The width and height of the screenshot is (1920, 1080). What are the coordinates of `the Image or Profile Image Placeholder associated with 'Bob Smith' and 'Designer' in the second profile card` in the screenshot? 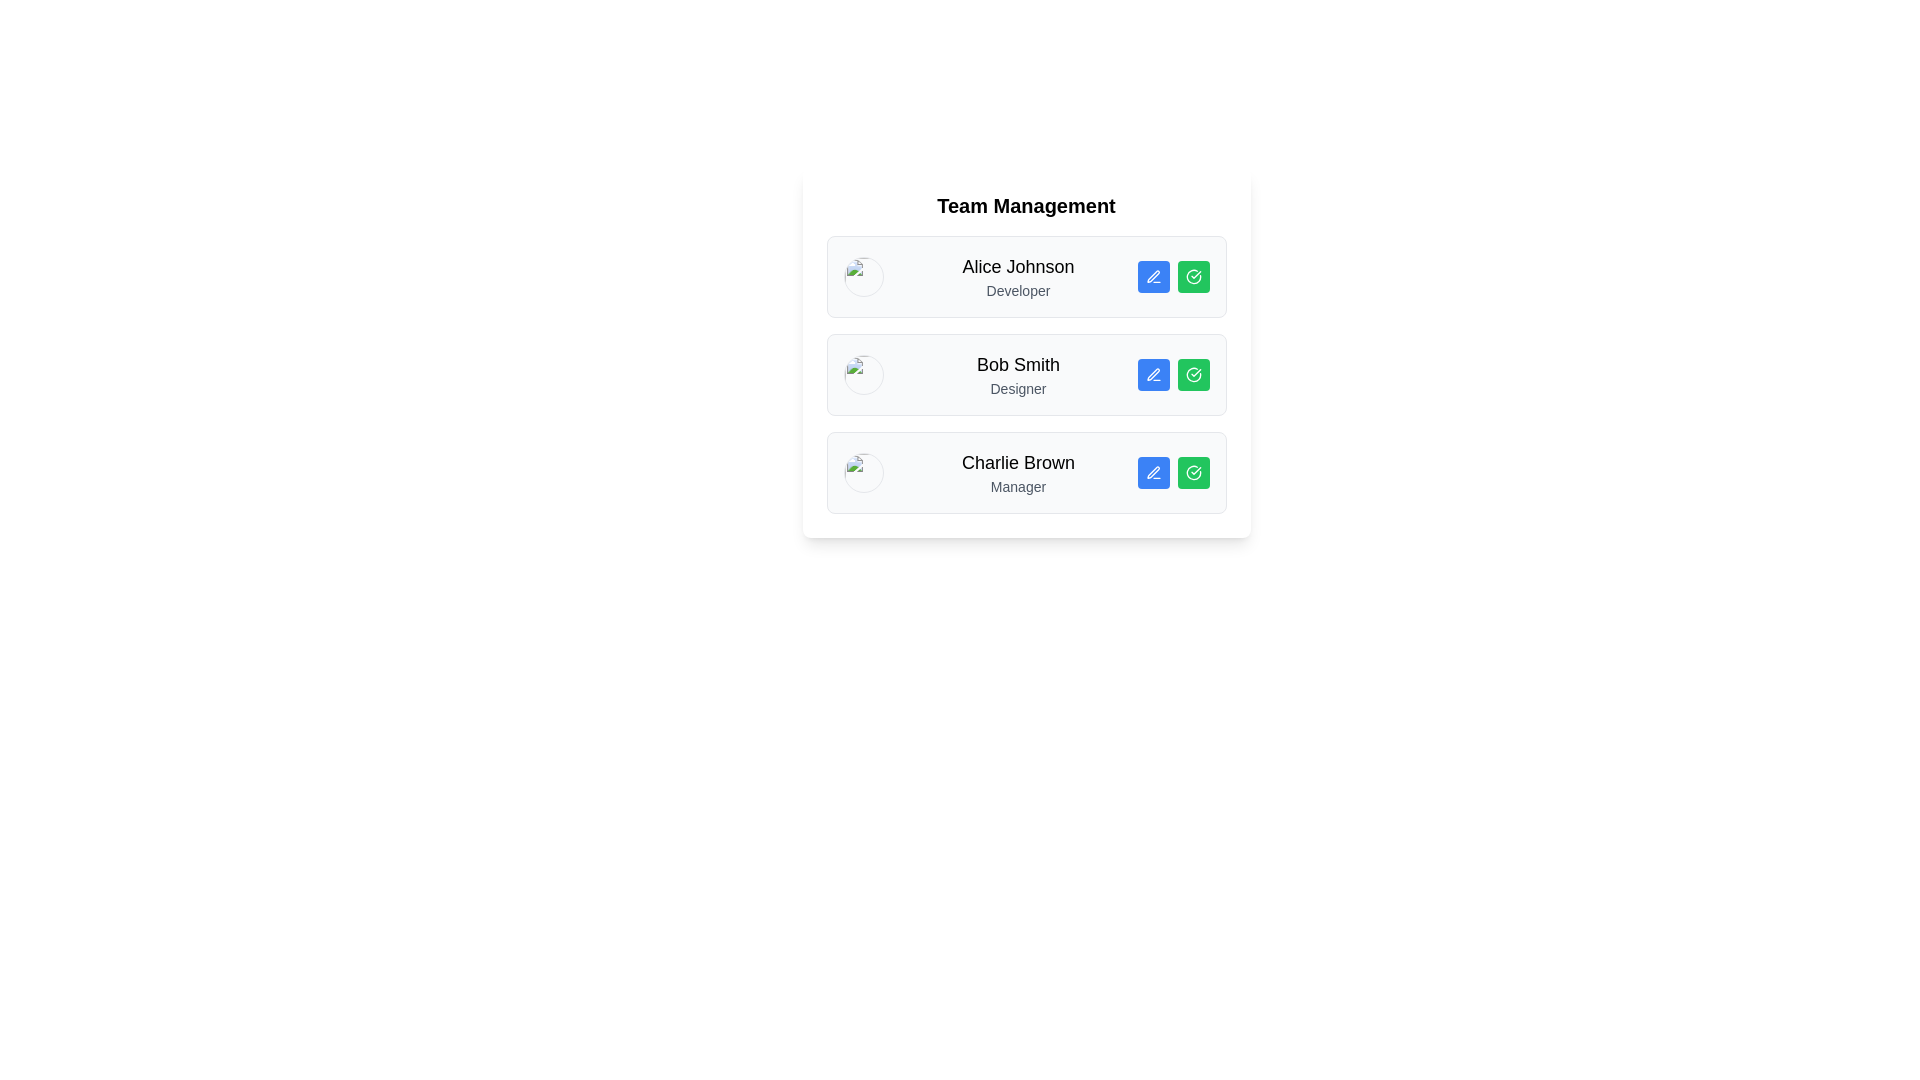 It's located at (863, 374).